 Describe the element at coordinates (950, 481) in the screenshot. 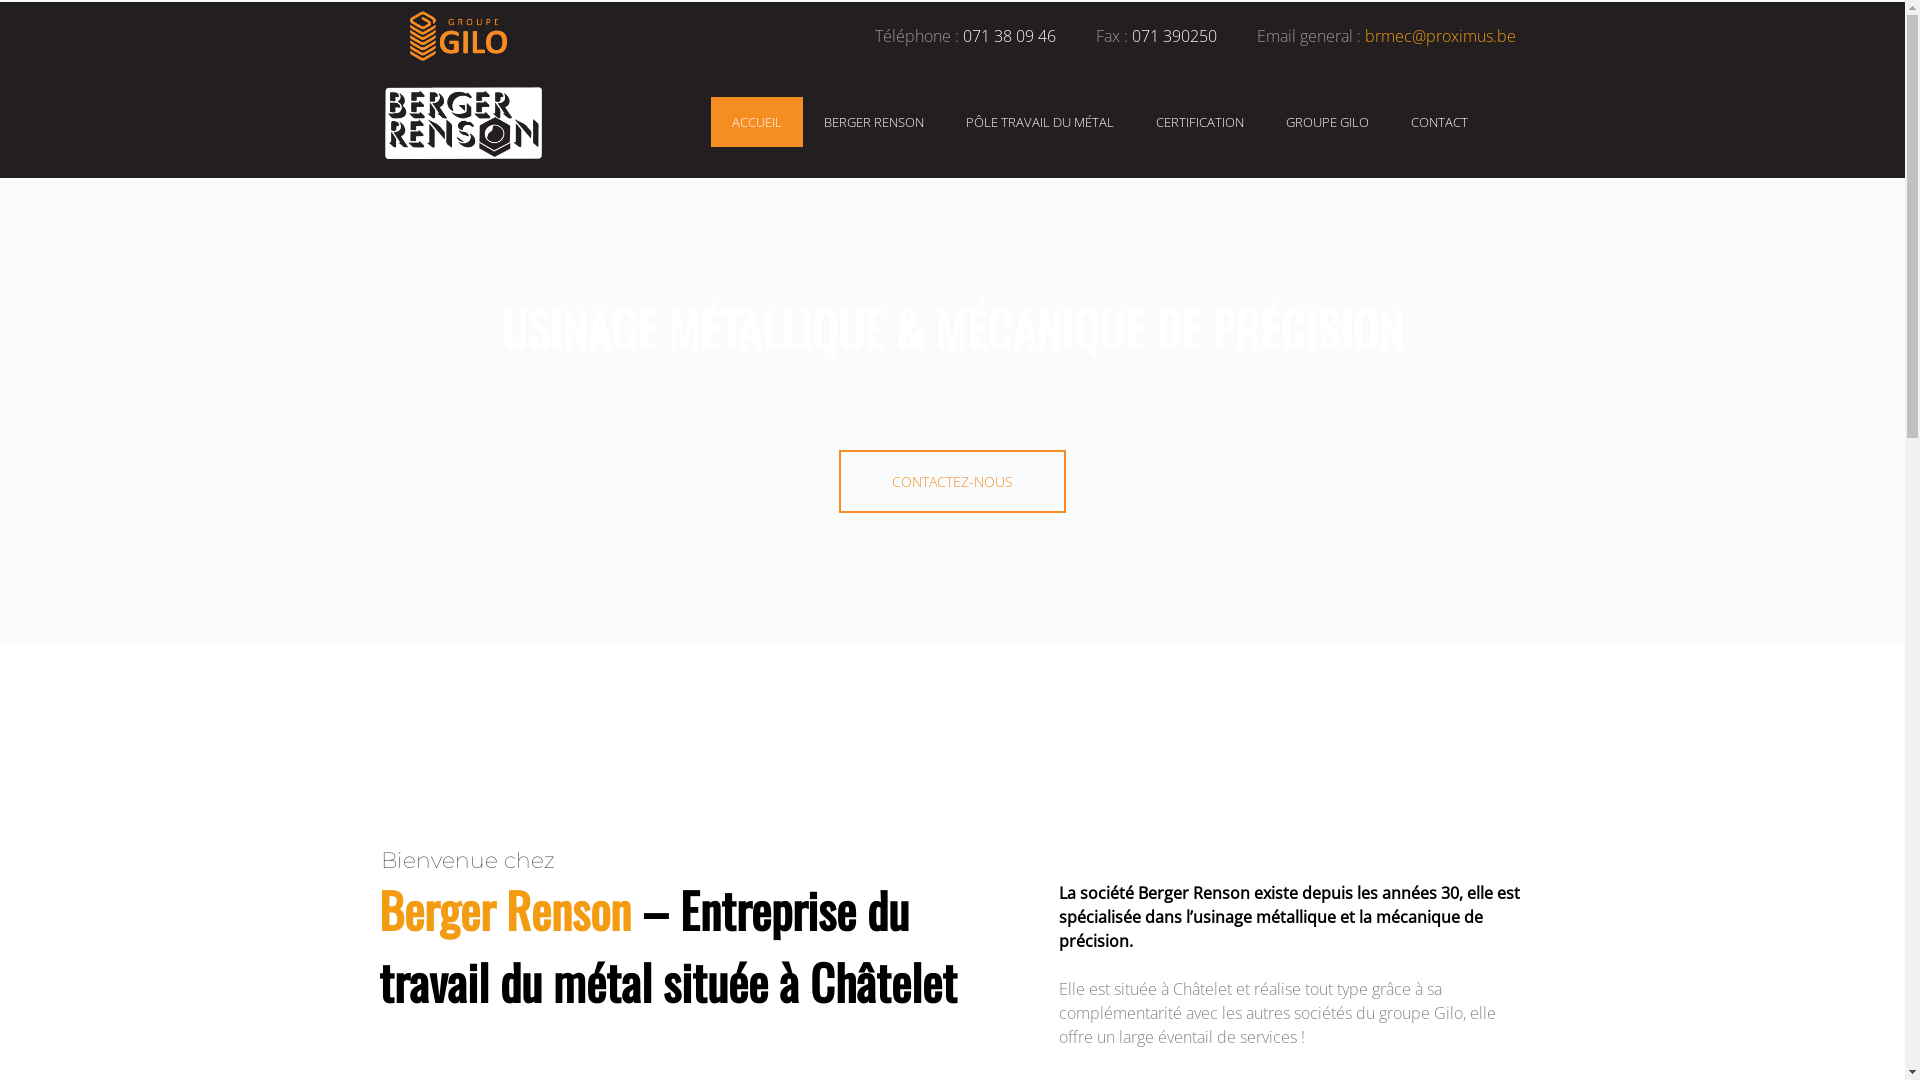

I see `'CONTACTEZ-NOUS'` at that location.